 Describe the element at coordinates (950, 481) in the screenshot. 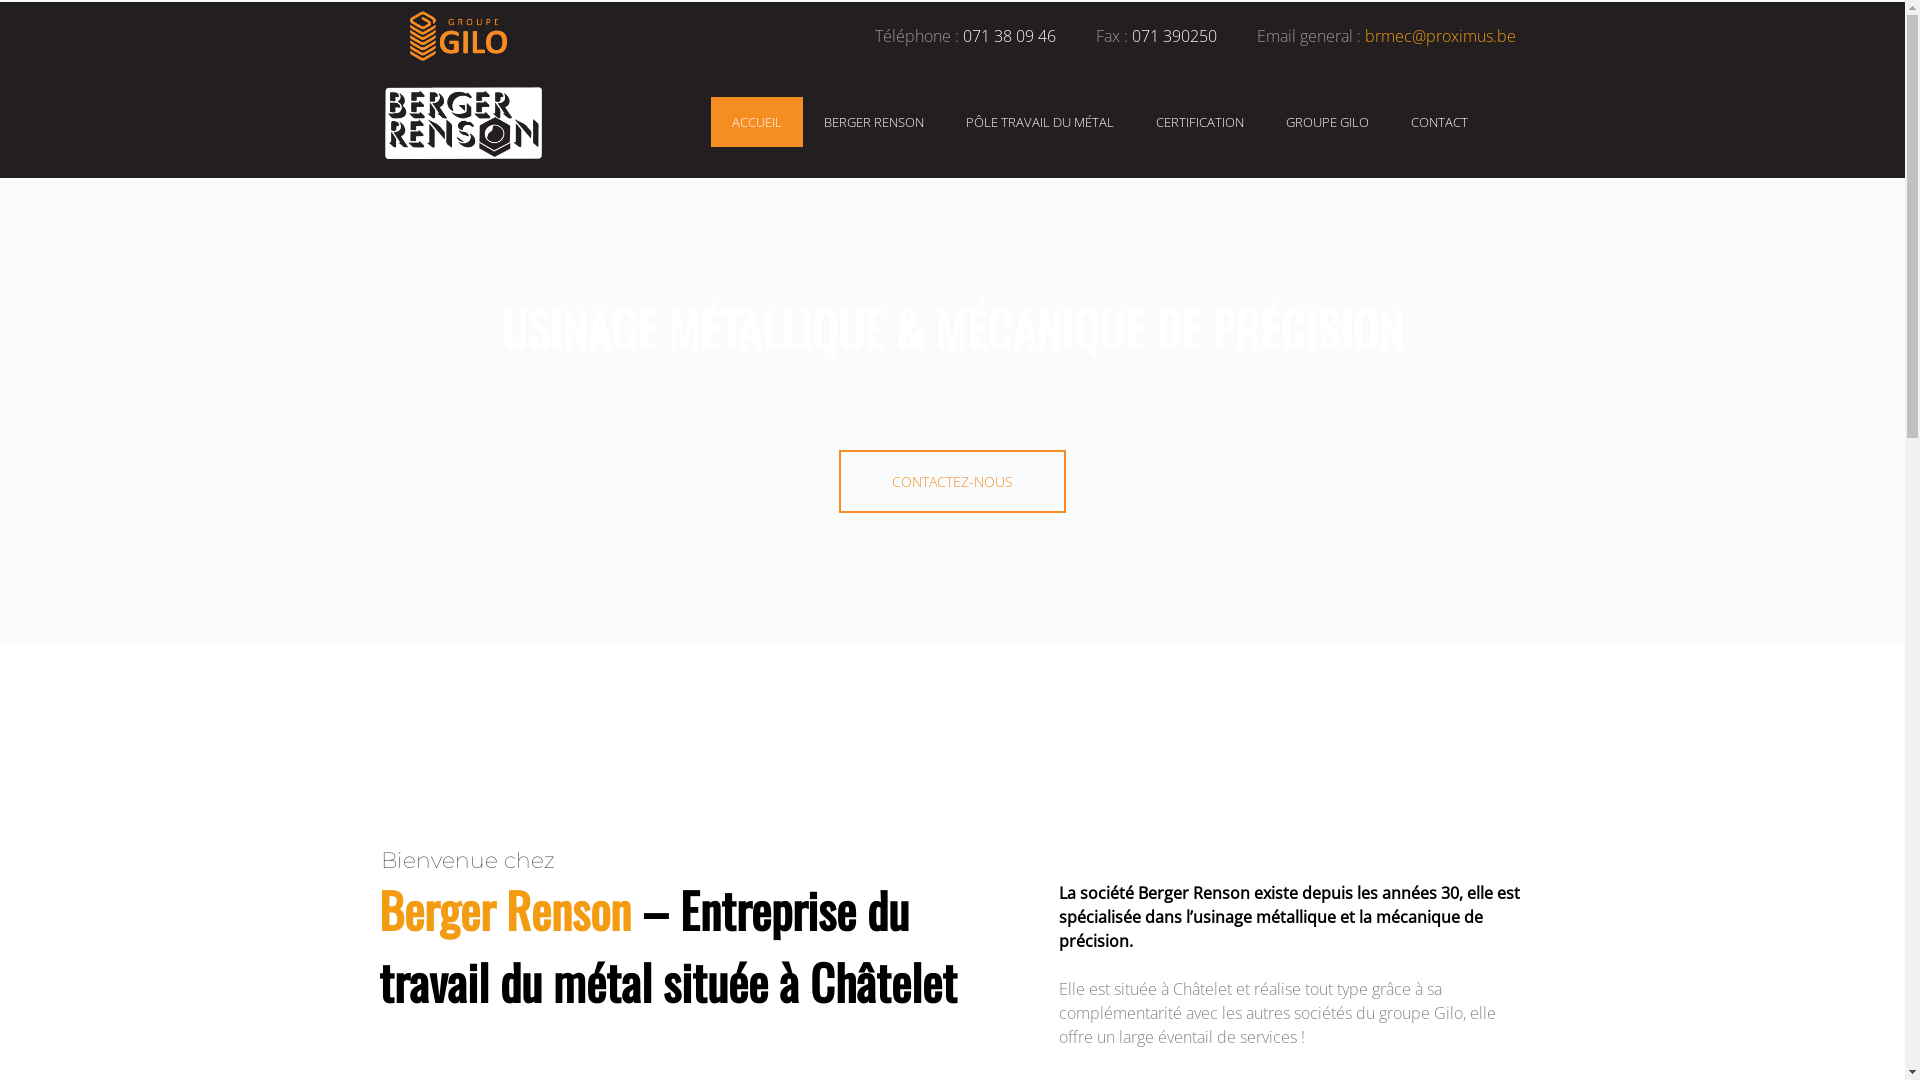

I see `'CONTACTEZ-NOUS'` at that location.